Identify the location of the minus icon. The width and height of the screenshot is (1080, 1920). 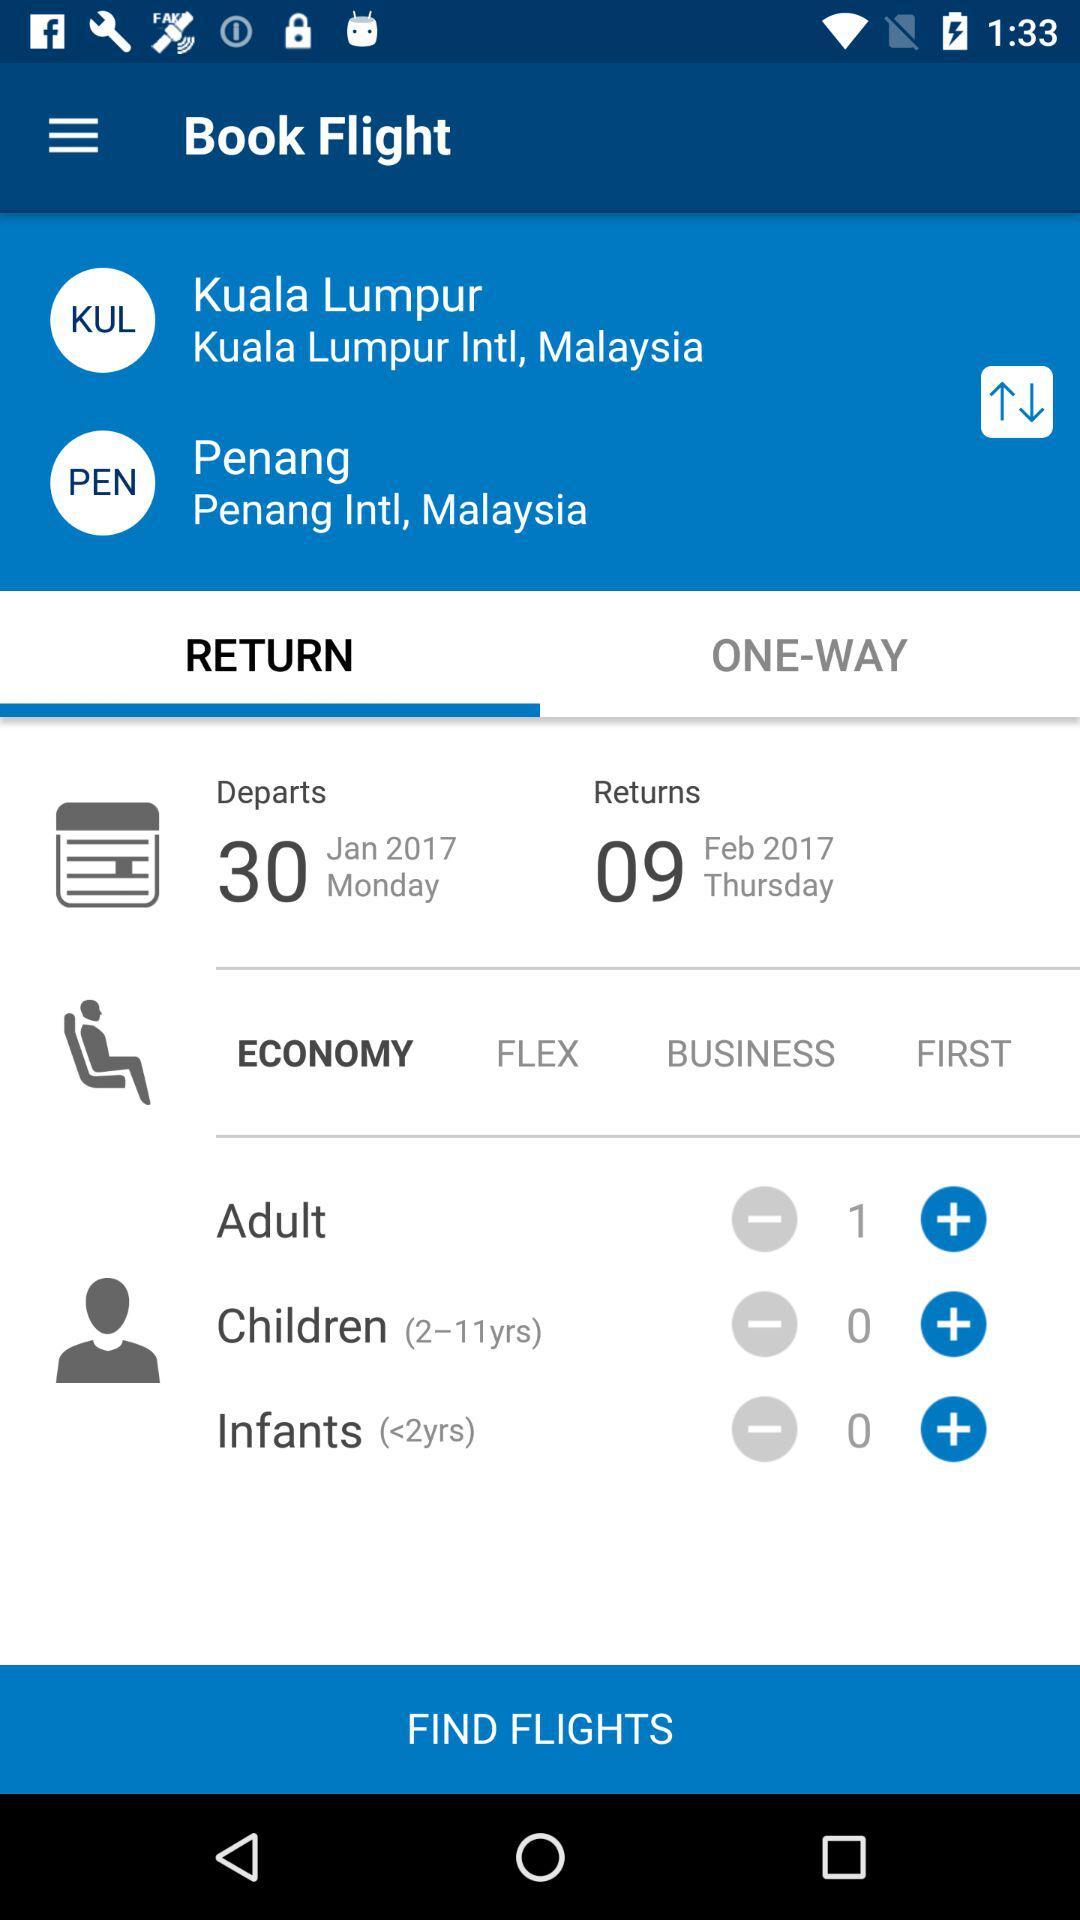
(764, 1428).